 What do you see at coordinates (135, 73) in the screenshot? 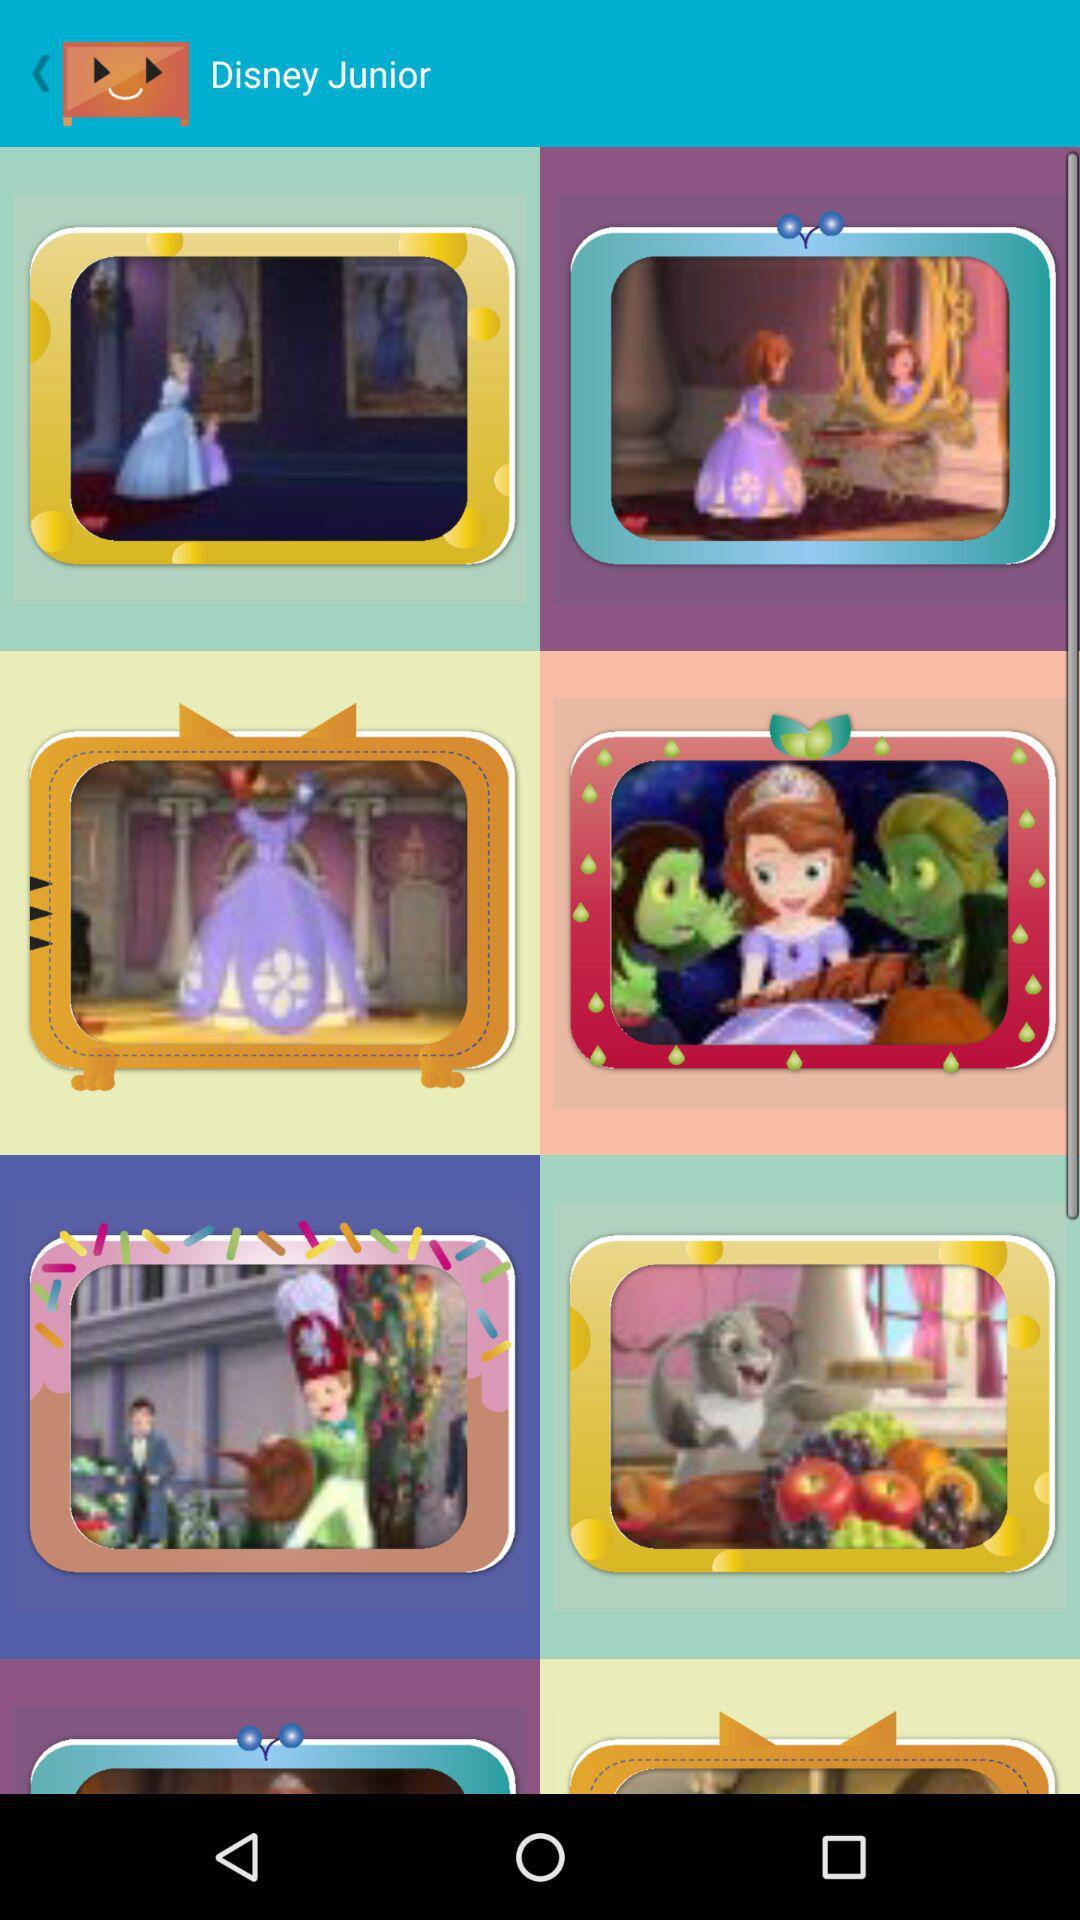
I see `item to the left of disney junior icon` at bounding box center [135, 73].